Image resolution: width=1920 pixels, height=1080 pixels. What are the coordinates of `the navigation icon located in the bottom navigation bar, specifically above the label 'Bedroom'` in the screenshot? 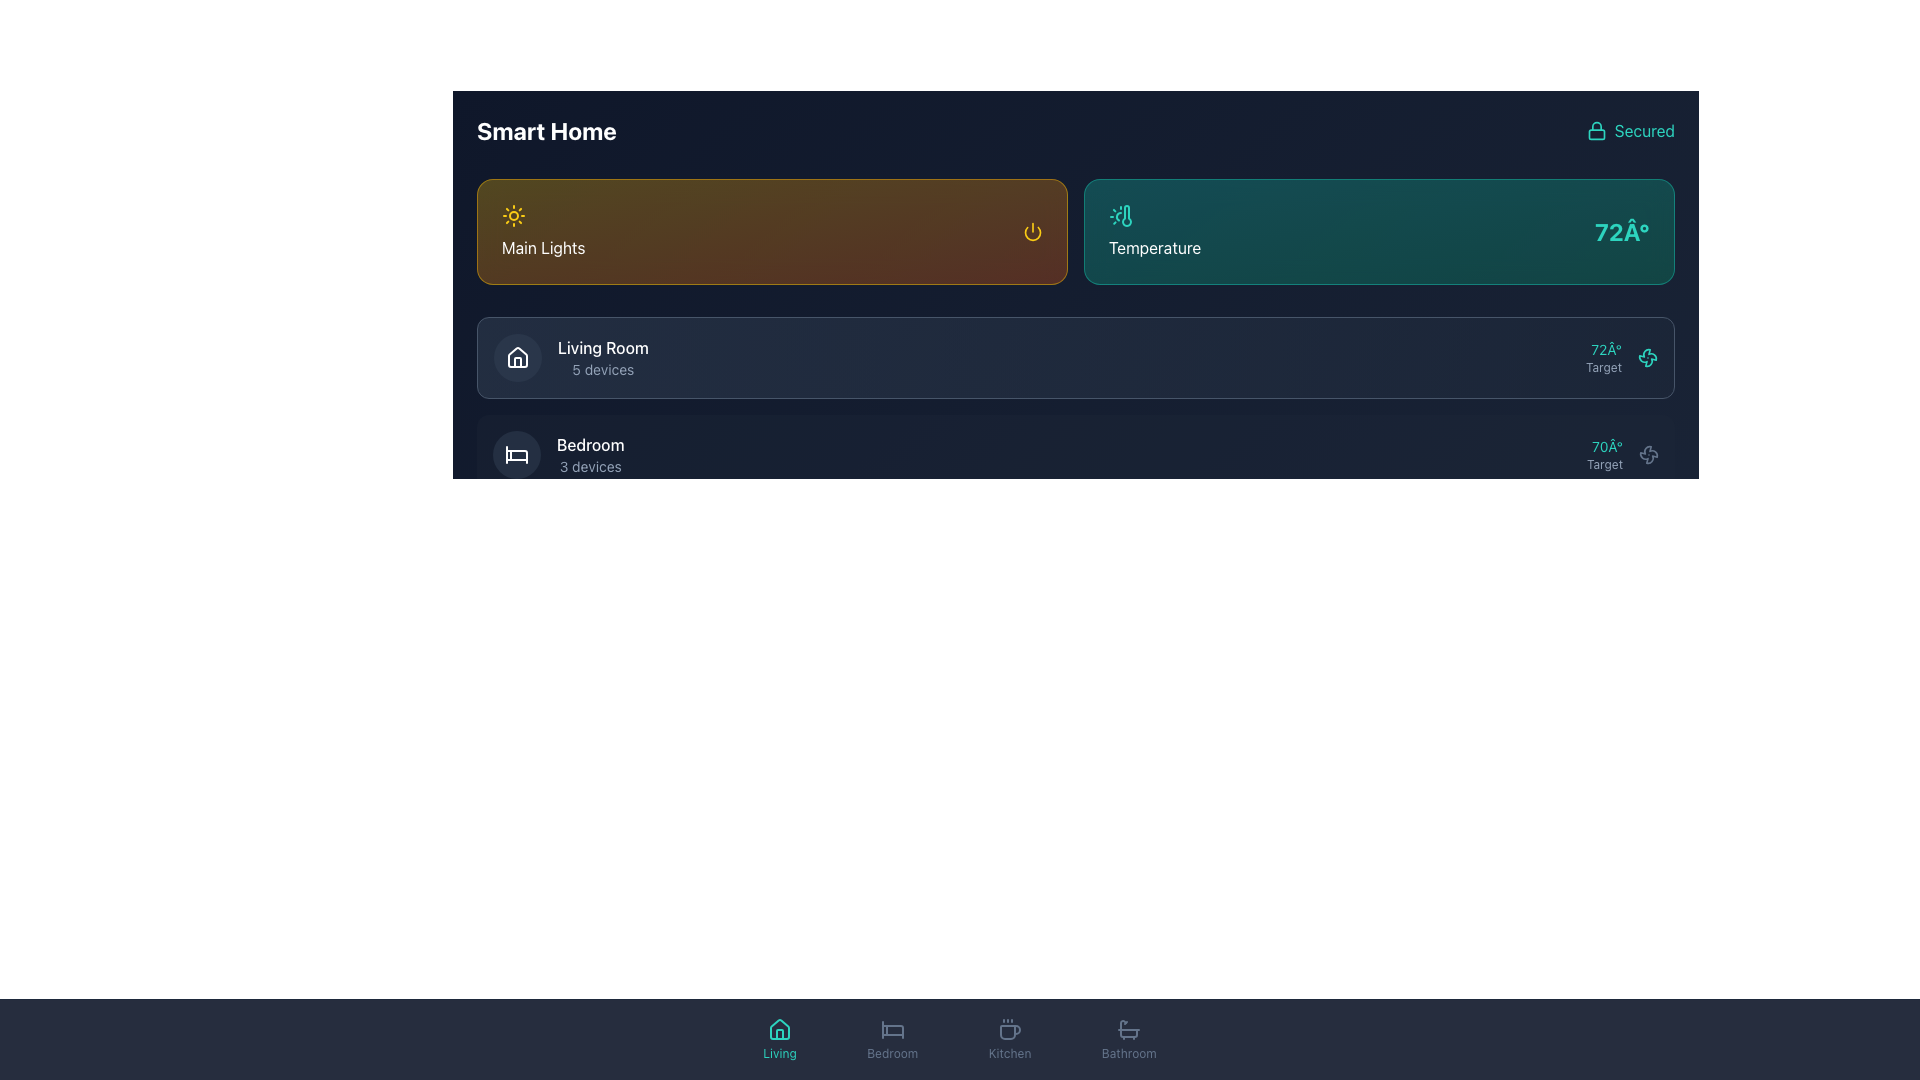 It's located at (891, 1029).